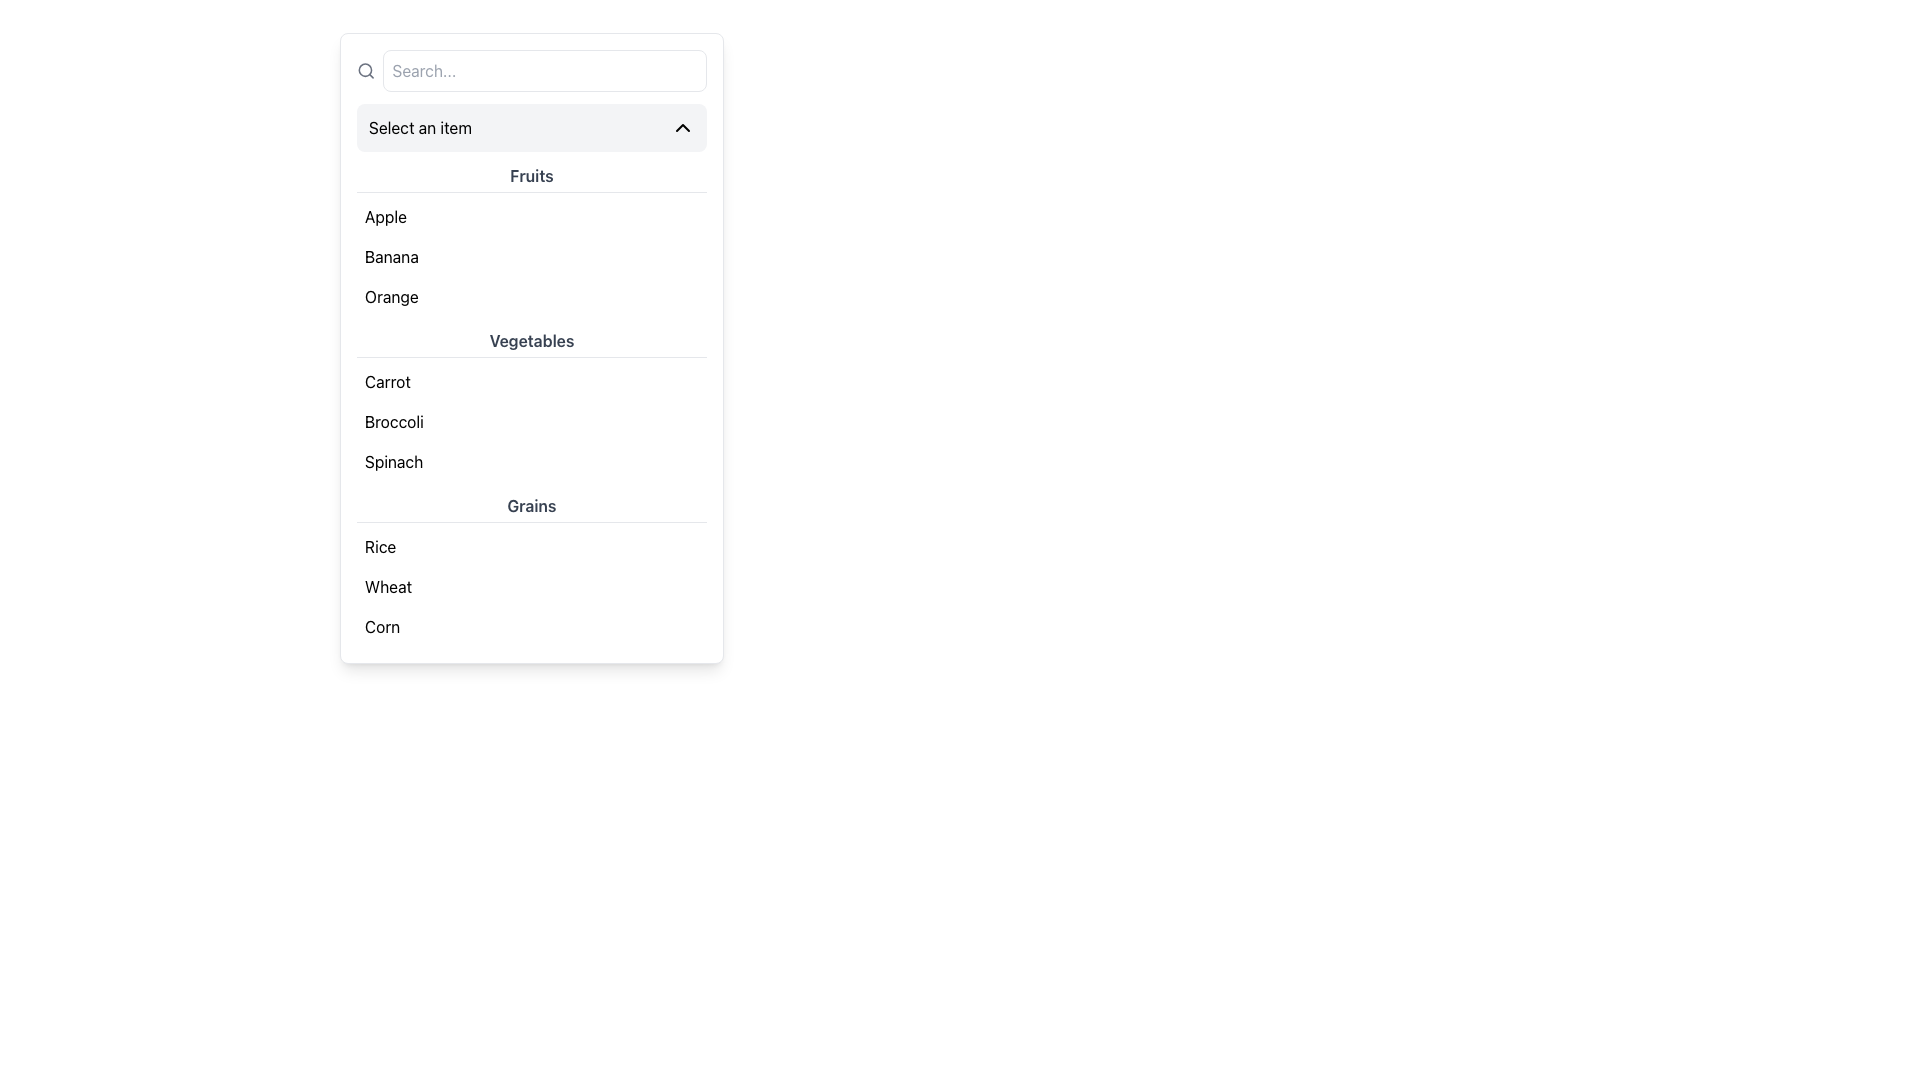 This screenshot has width=1920, height=1080. I want to click on the 'Spinach' menu item, which is the third item under the 'Vegetables' section of the dropdown menu, so click(532, 462).